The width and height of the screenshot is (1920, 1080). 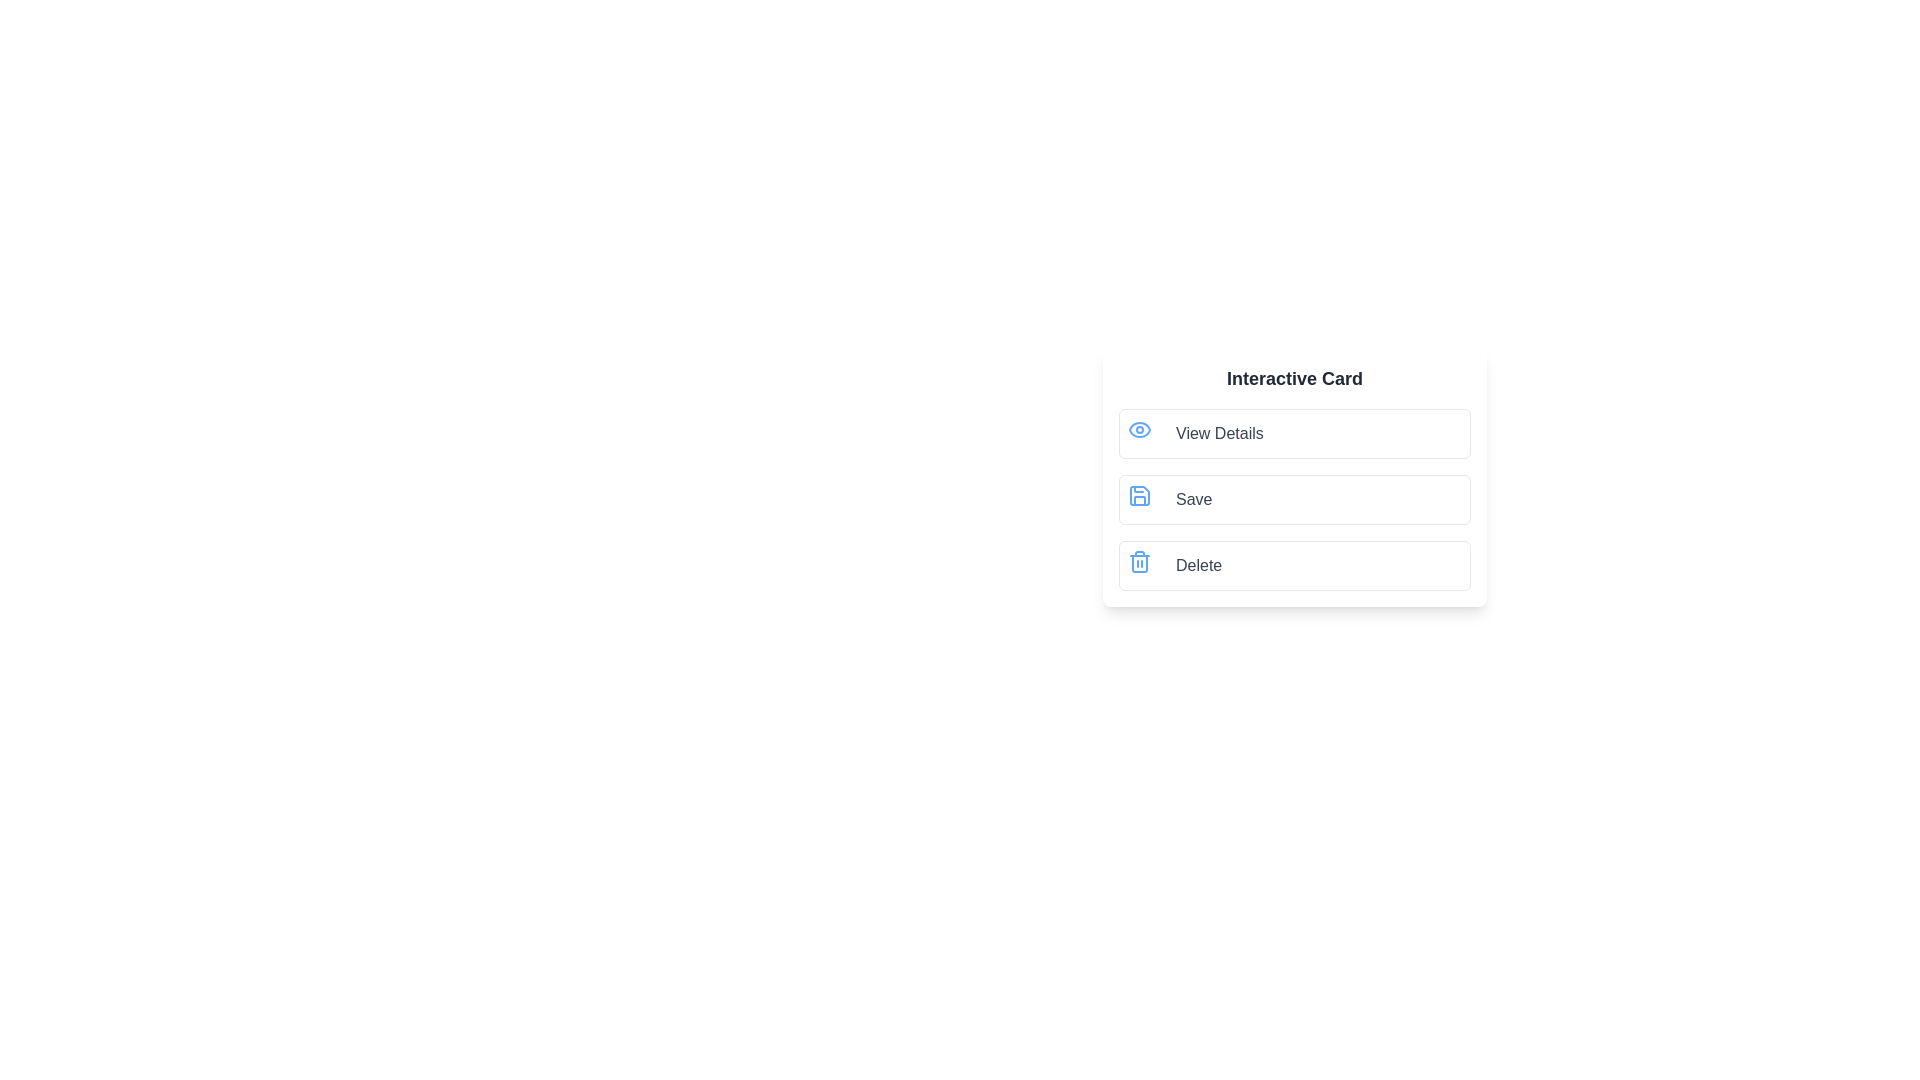 What do you see at coordinates (1295, 499) in the screenshot?
I see `the 'Save' button, which is the second button in the list of three buttons within the 'Interactive Card'` at bounding box center [1295, 499].